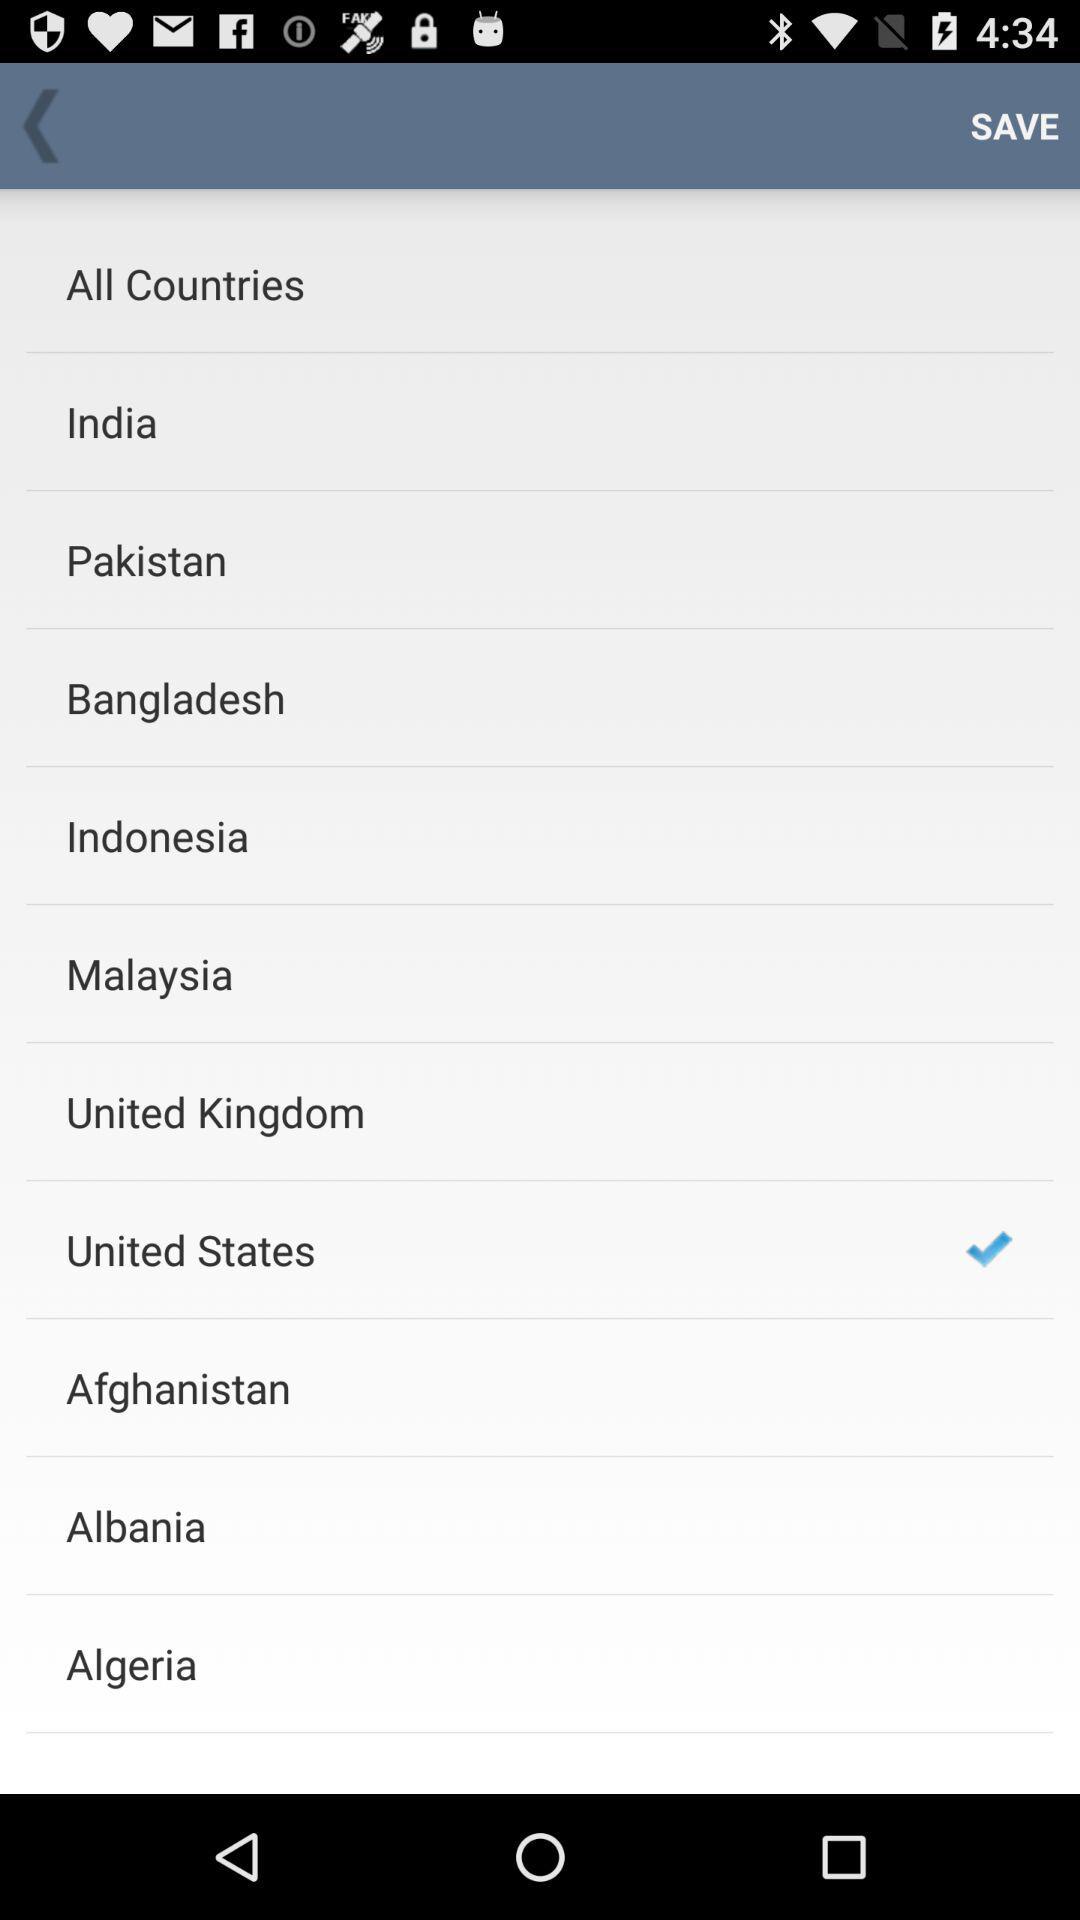 This screenshot has height=1920, width=1080. What do you see at coordinates (489, 1248) in the screenshot?
I see `item above afghanistan icon` at bounding box center [489, 1248].